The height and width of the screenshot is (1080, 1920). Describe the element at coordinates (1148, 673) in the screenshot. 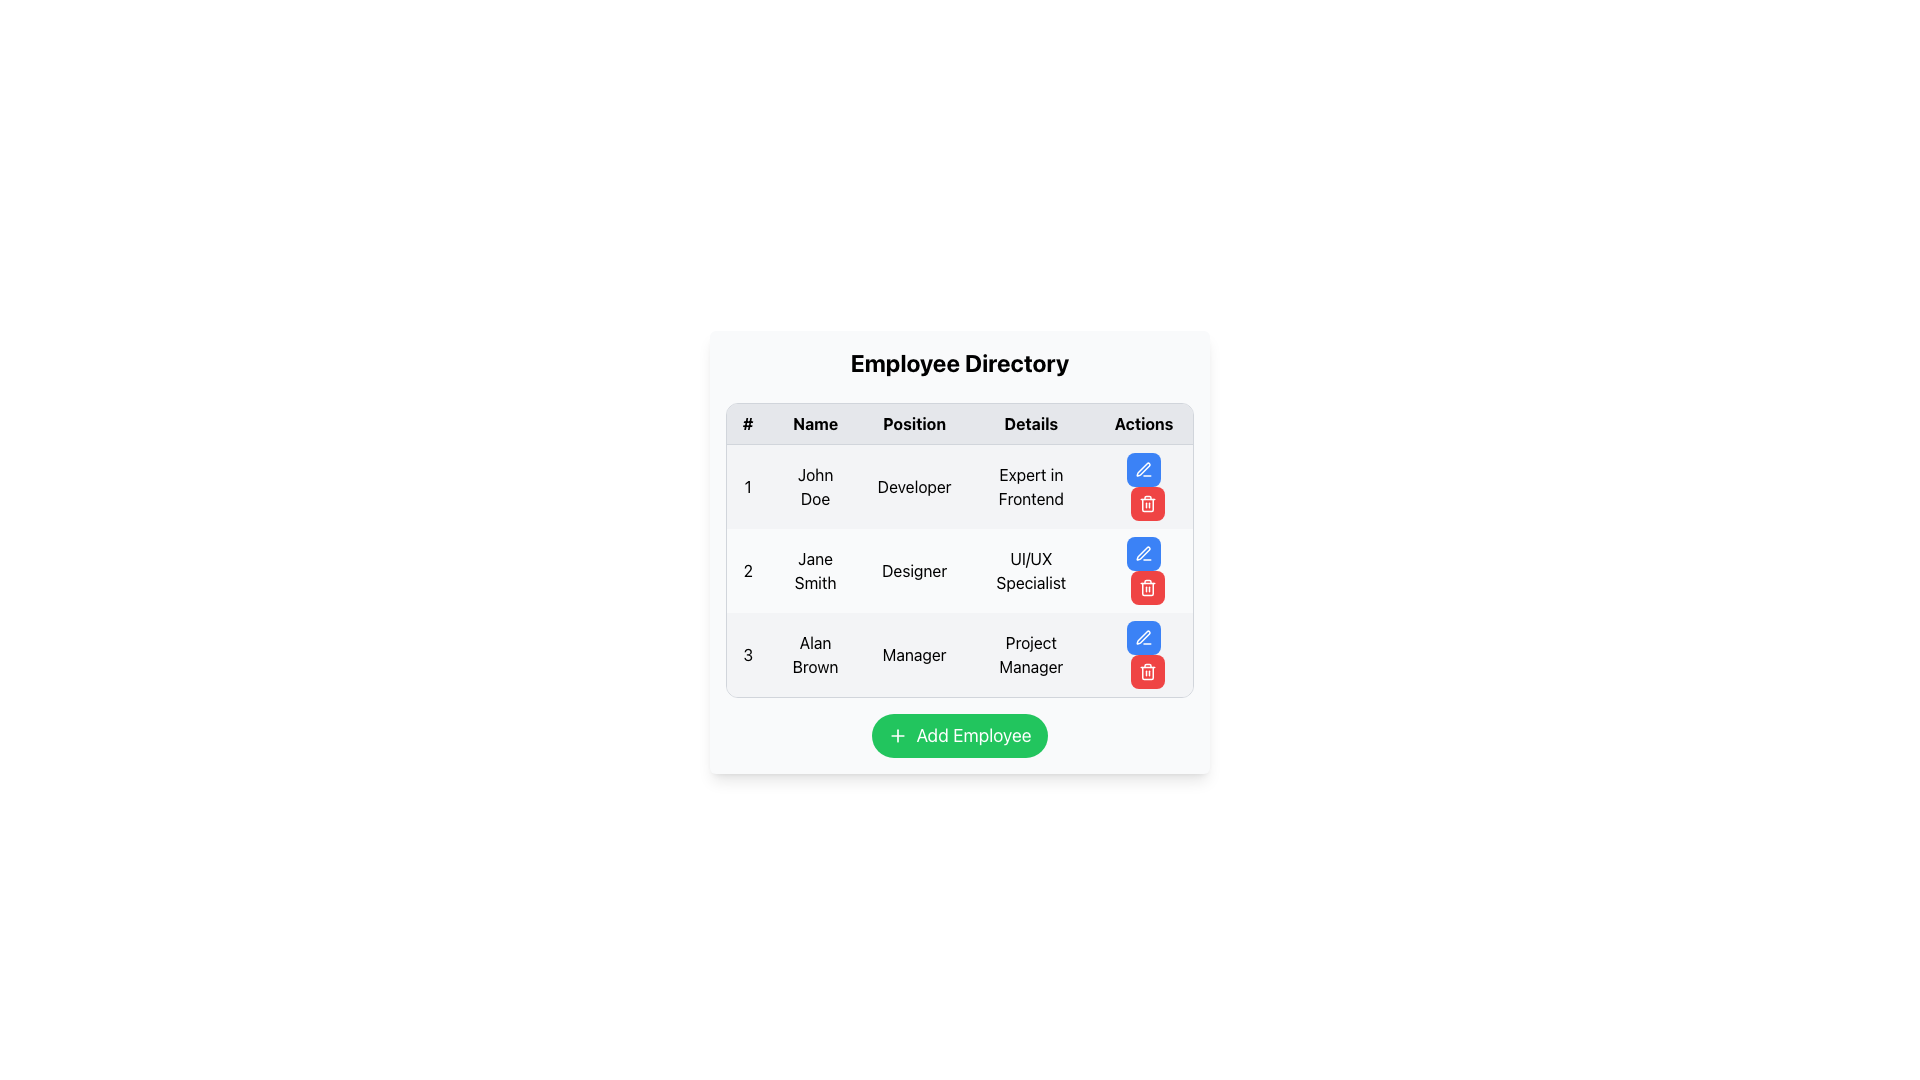

I see `the trash bin icon in the 'Actions' column of the table, specifically in the third row labeled 'Alan Brown', to understand its purpose` at that location.